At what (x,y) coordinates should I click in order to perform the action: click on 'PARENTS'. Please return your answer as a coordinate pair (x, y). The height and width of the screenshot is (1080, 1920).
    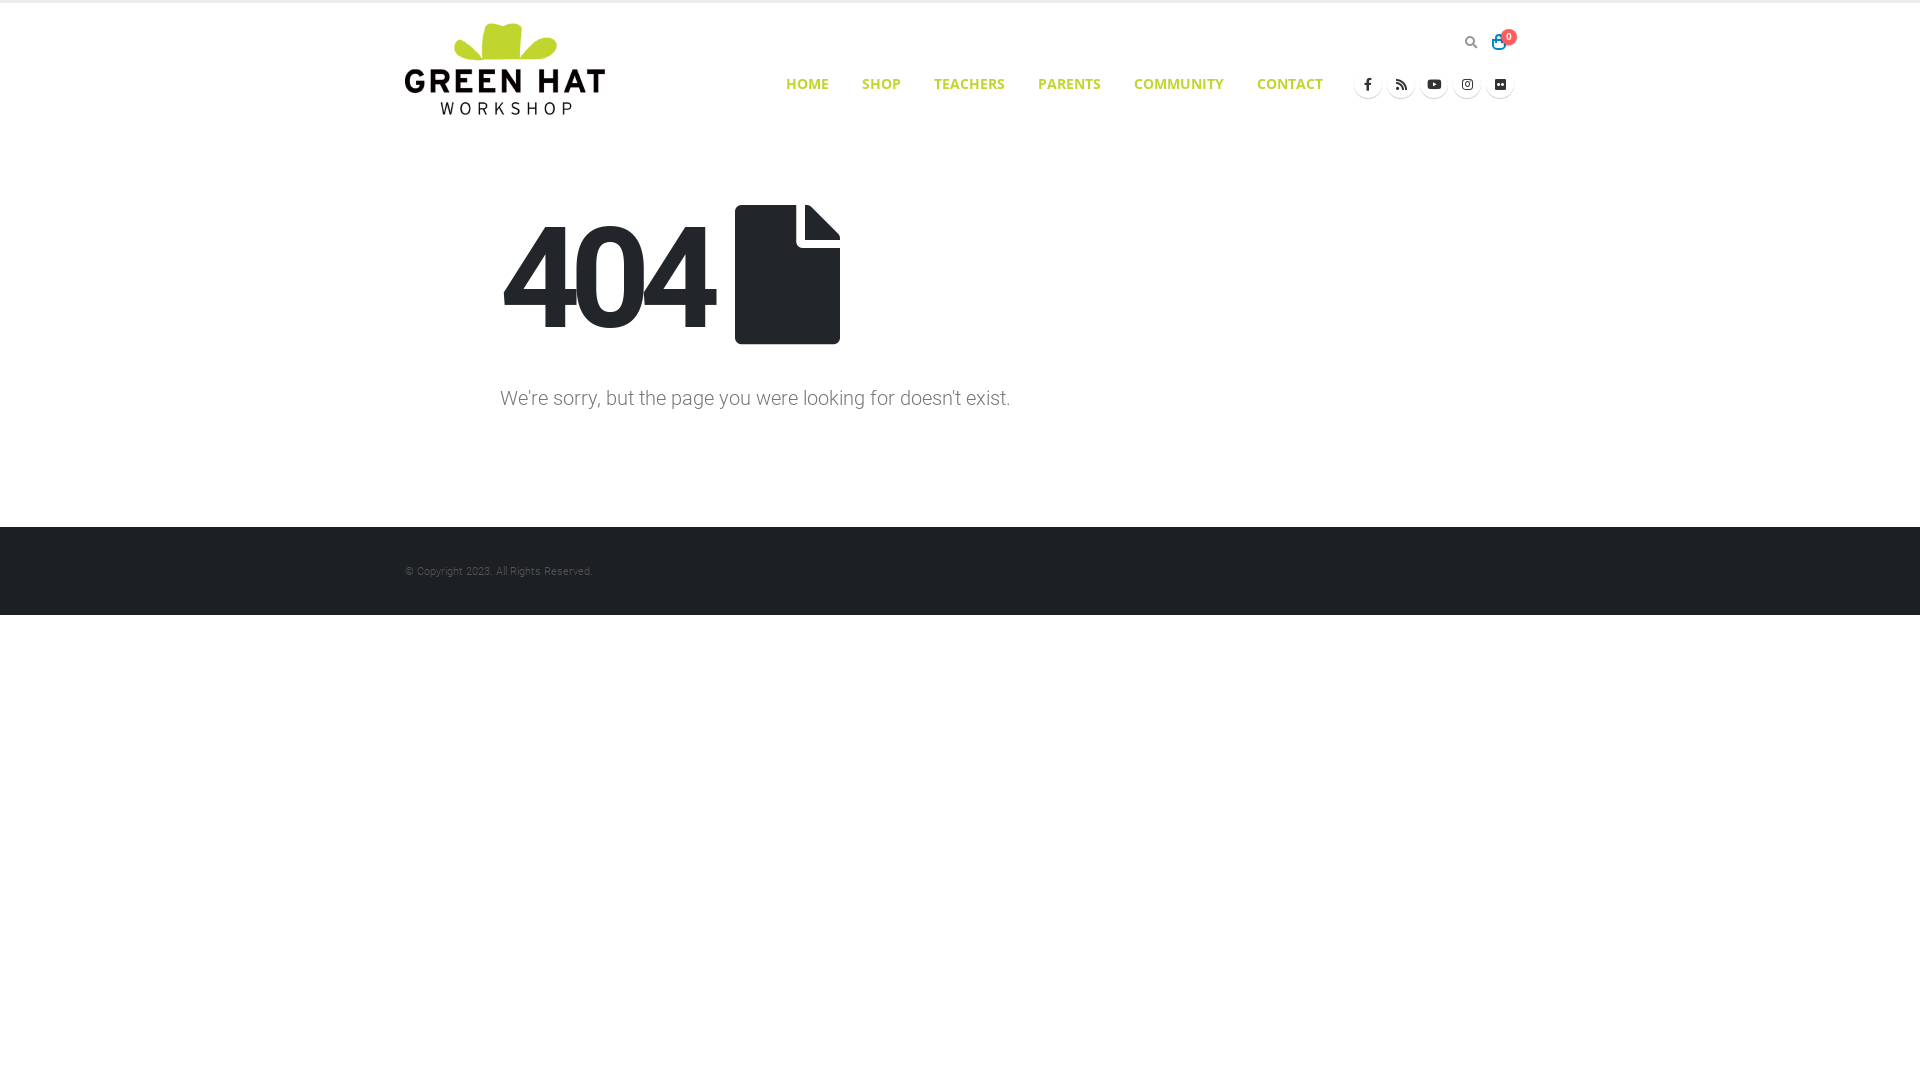
    Looking at the image, I should click on (1068, 83).